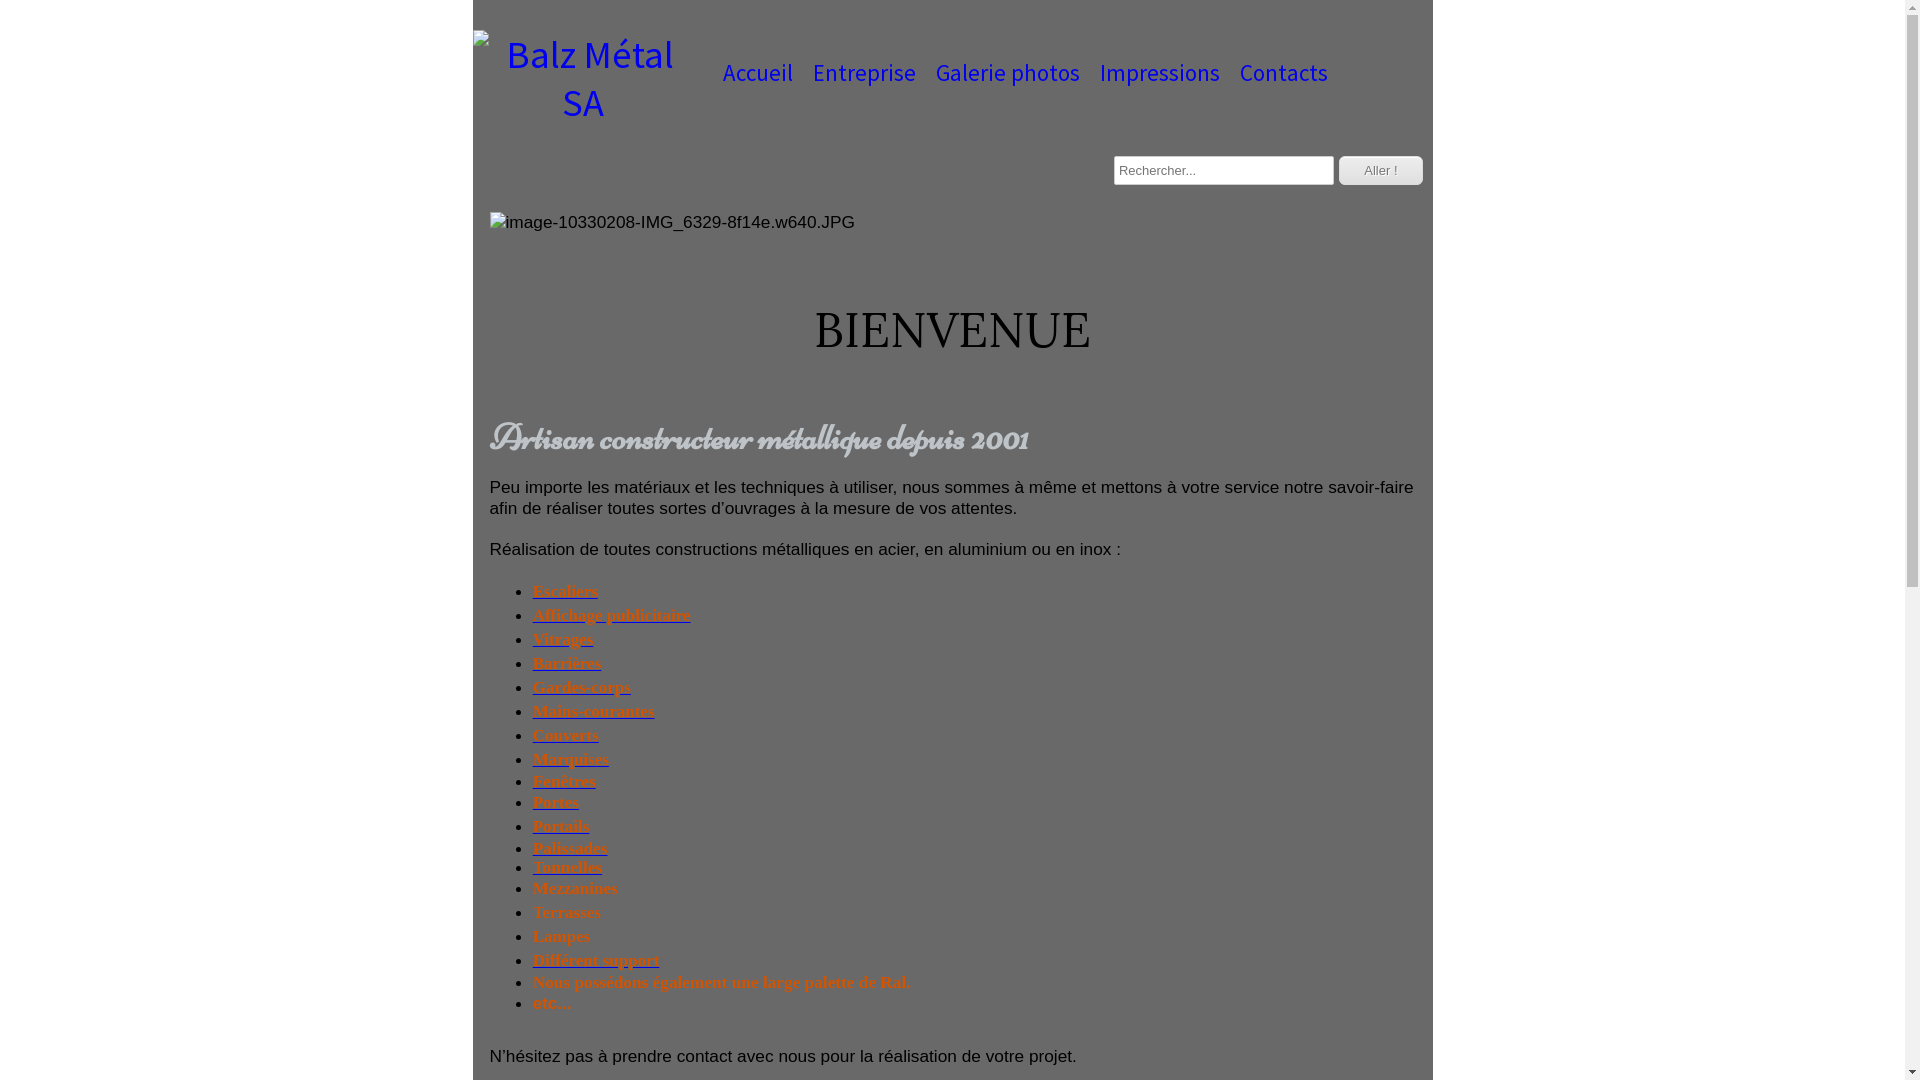 The image size is (1920, 1080). I want to click on 'Galerie photos', so click(1008, 72).